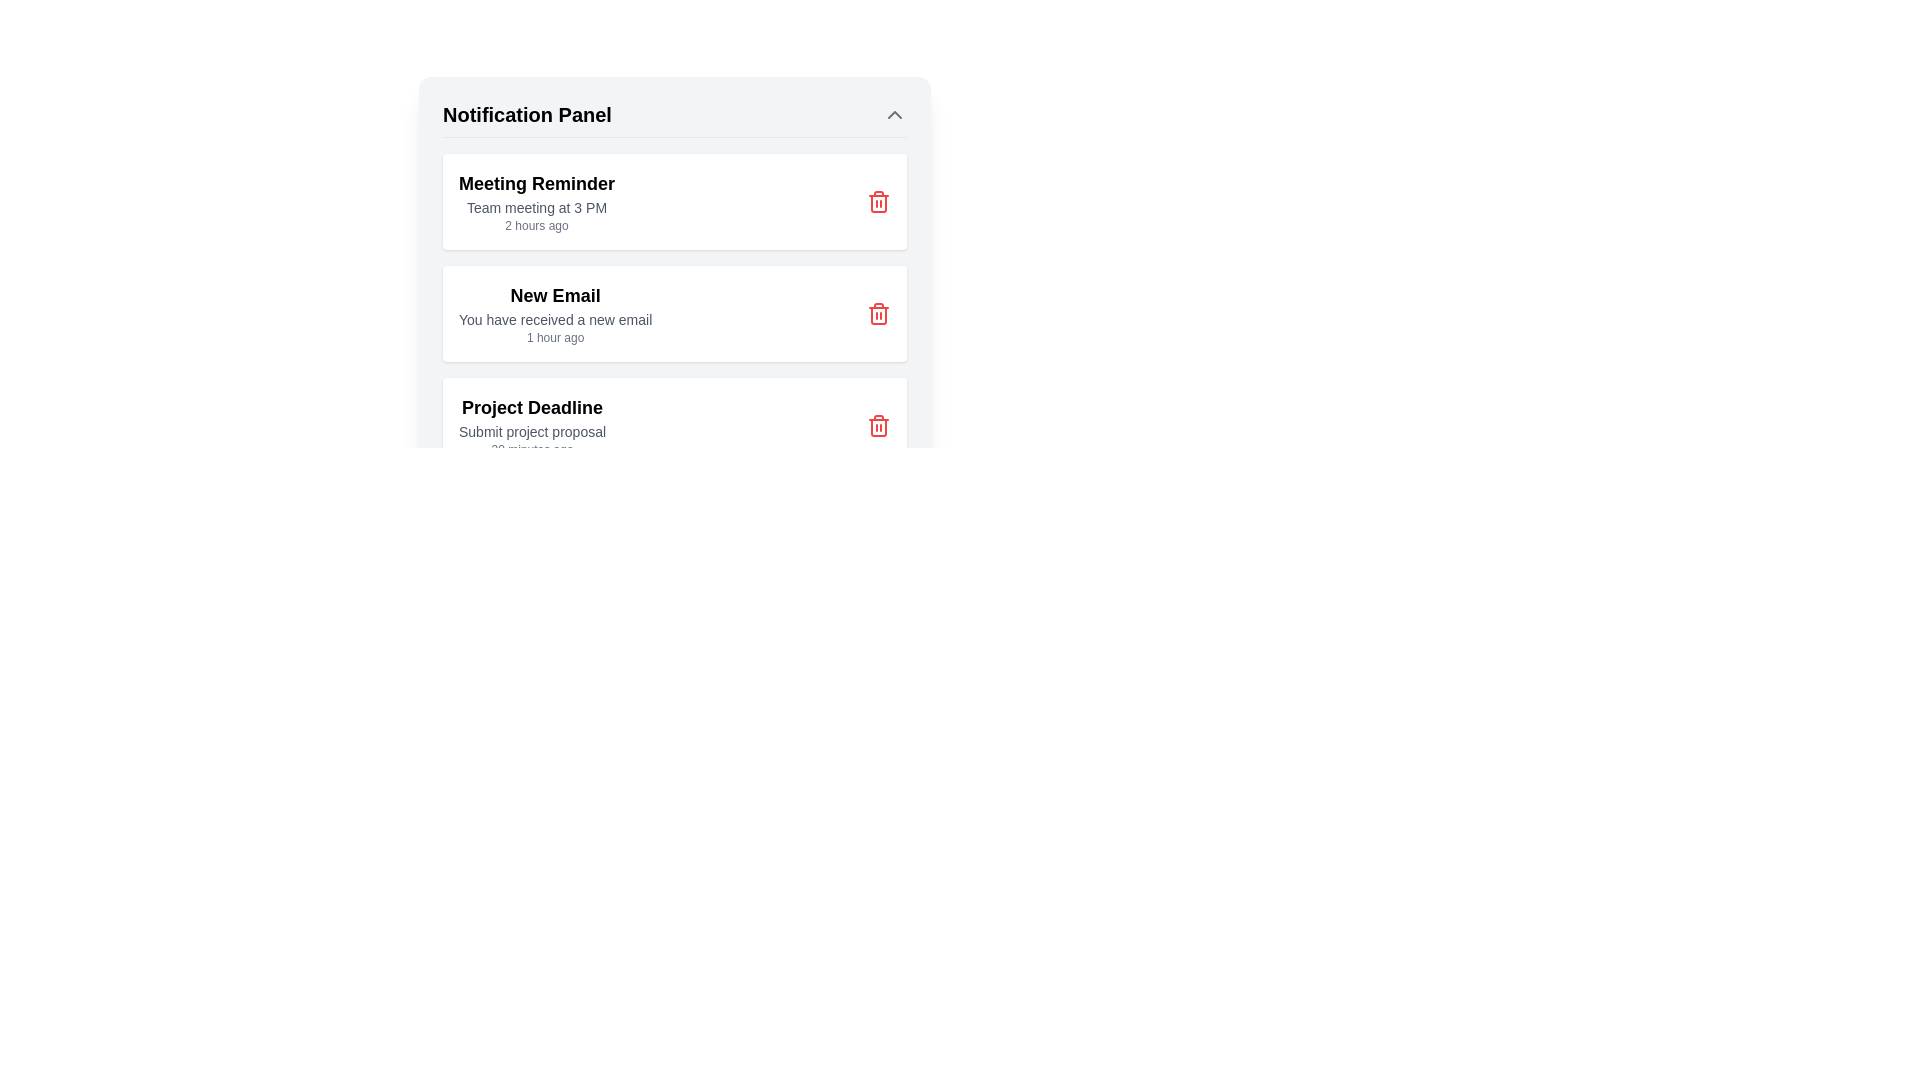  I want to click on the light-gray text label reading '1 hour ago' located within the 'New Email' notification card, below the description 'You have received a new email', so click(555, 337).